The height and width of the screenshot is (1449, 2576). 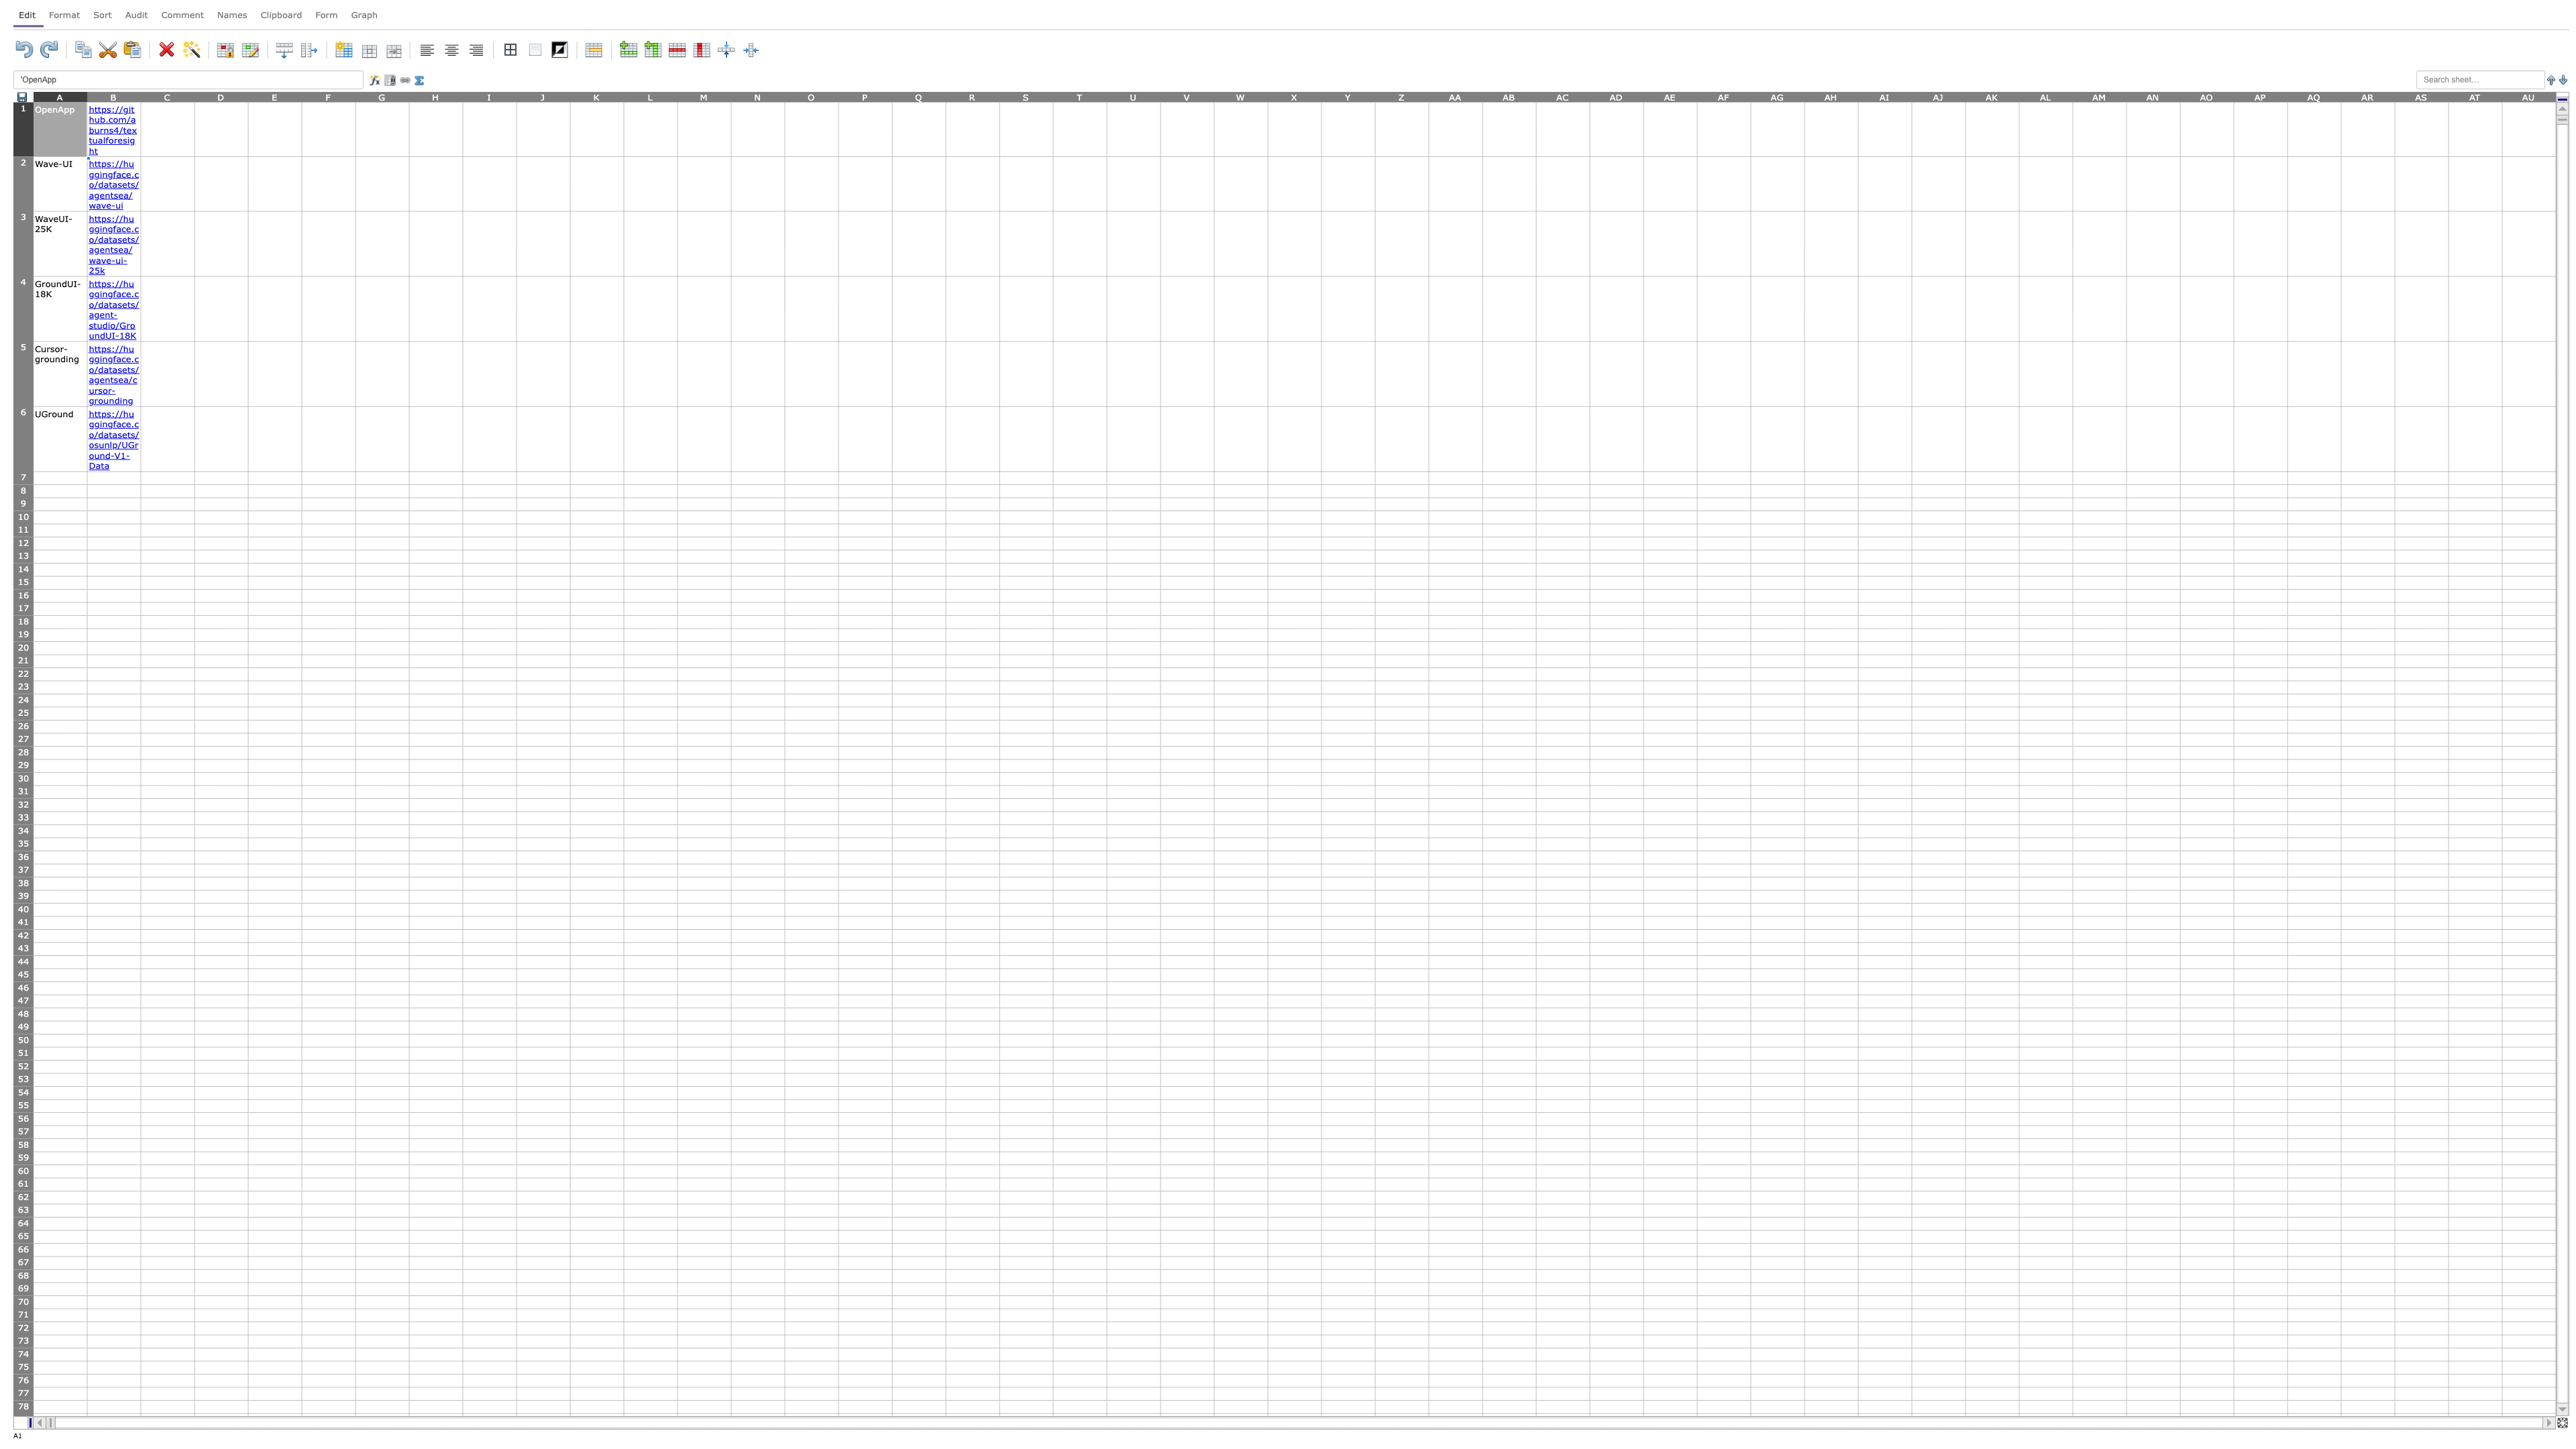 I want to click on to select column A, so click(x=58, y=95).